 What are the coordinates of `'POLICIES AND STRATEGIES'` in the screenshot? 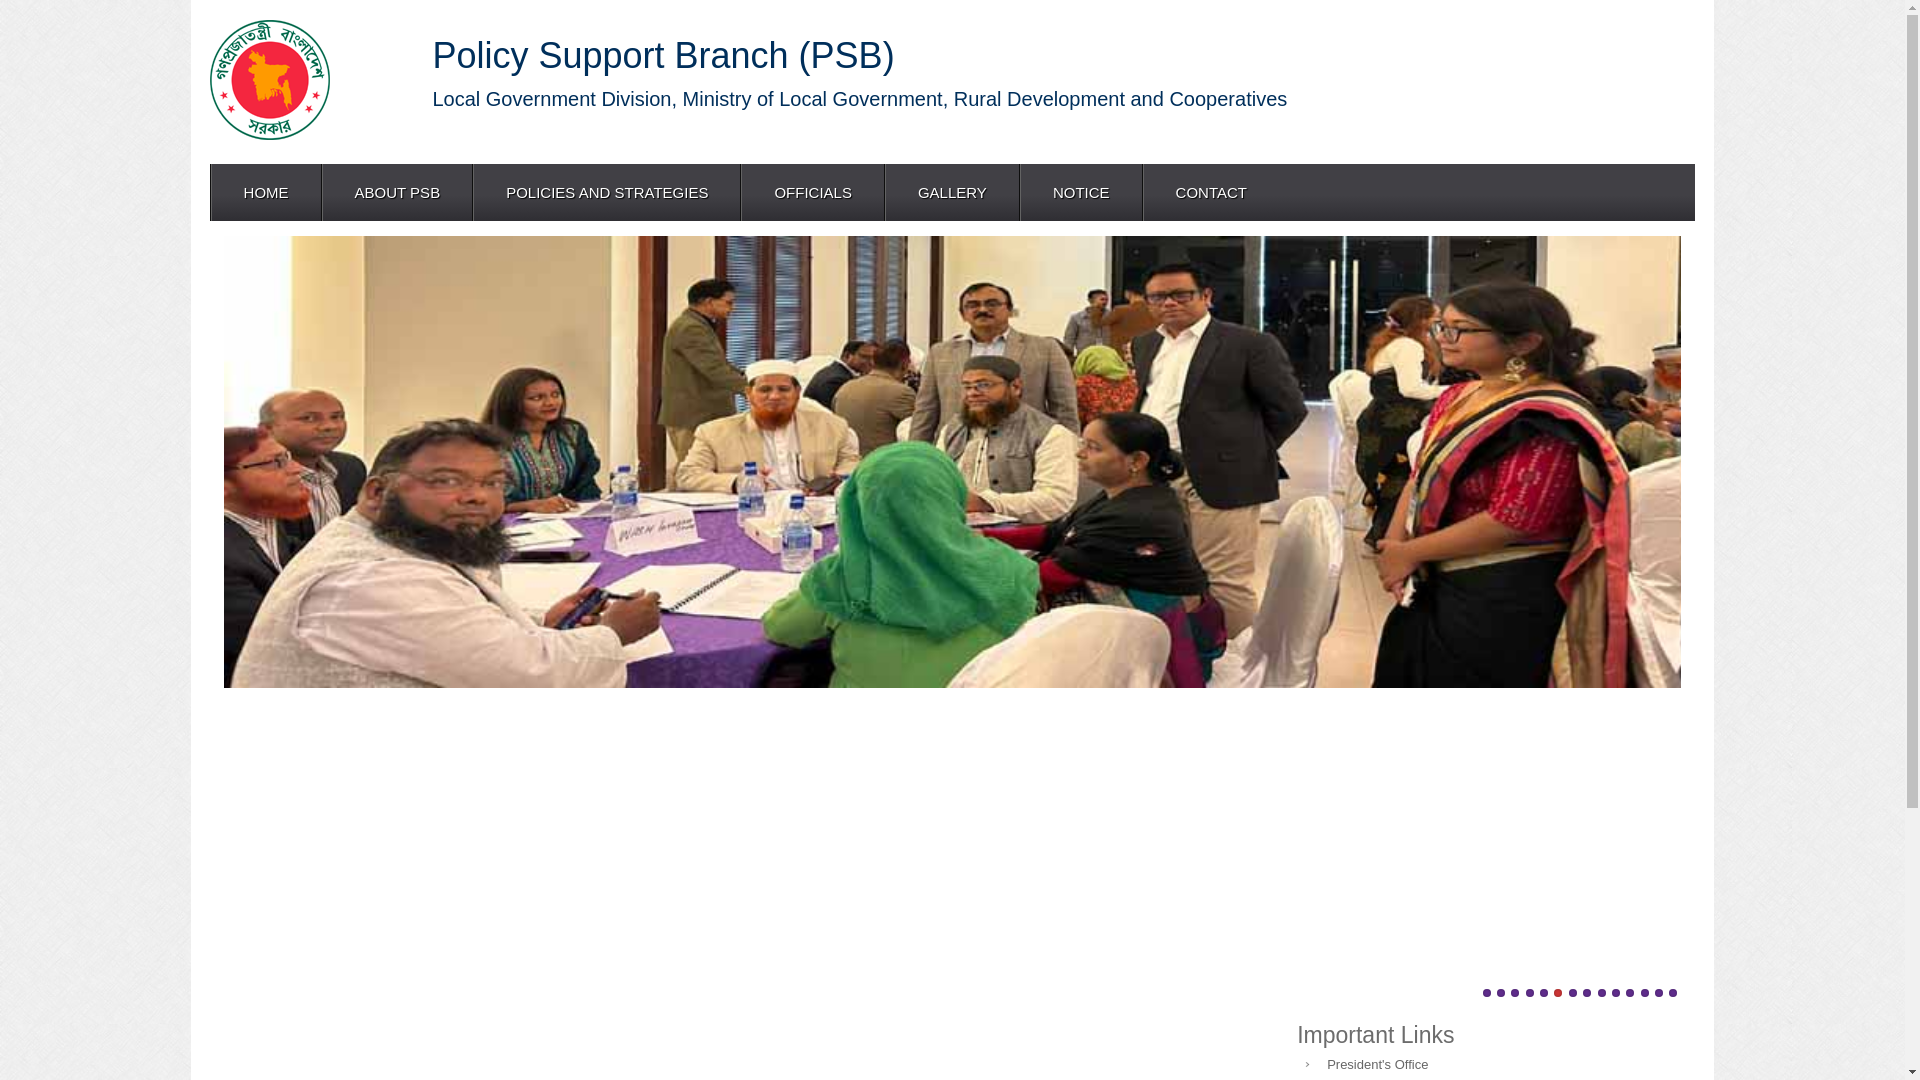 It's located at (604, 192).